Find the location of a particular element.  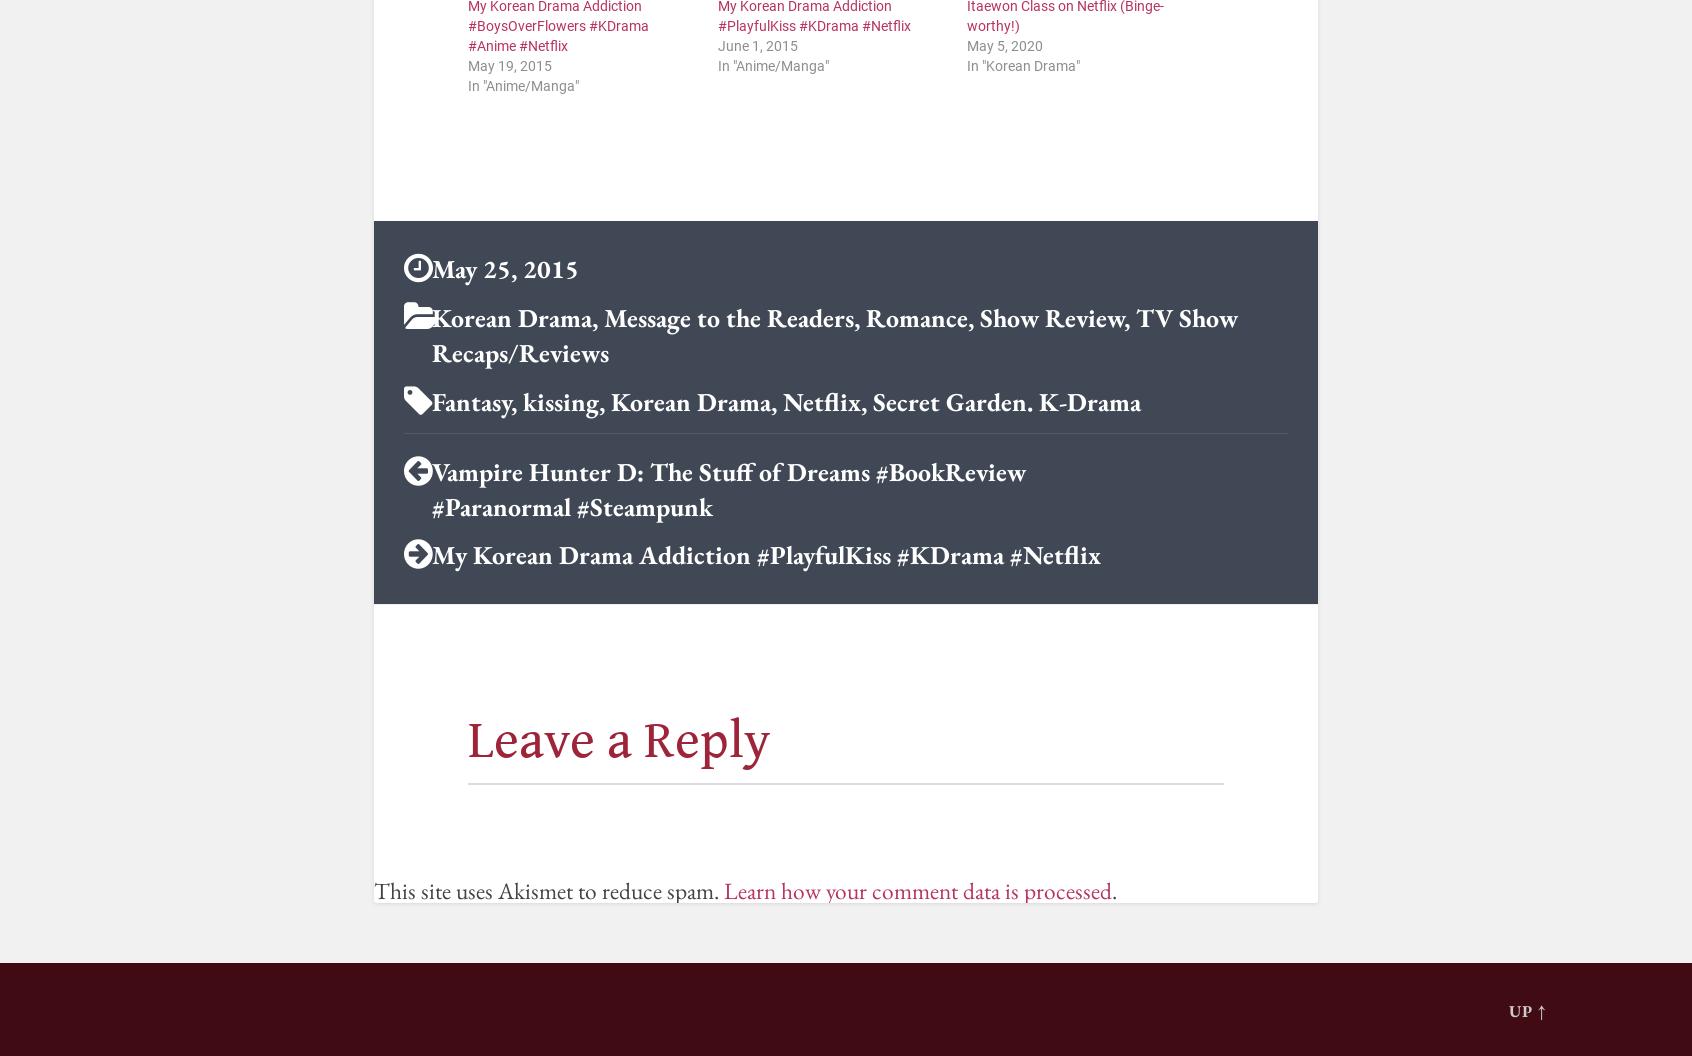

'My Korean Drama Addiction #PlayfulKiss #KDrama #Netflix' is located at coordinates (430, 555).